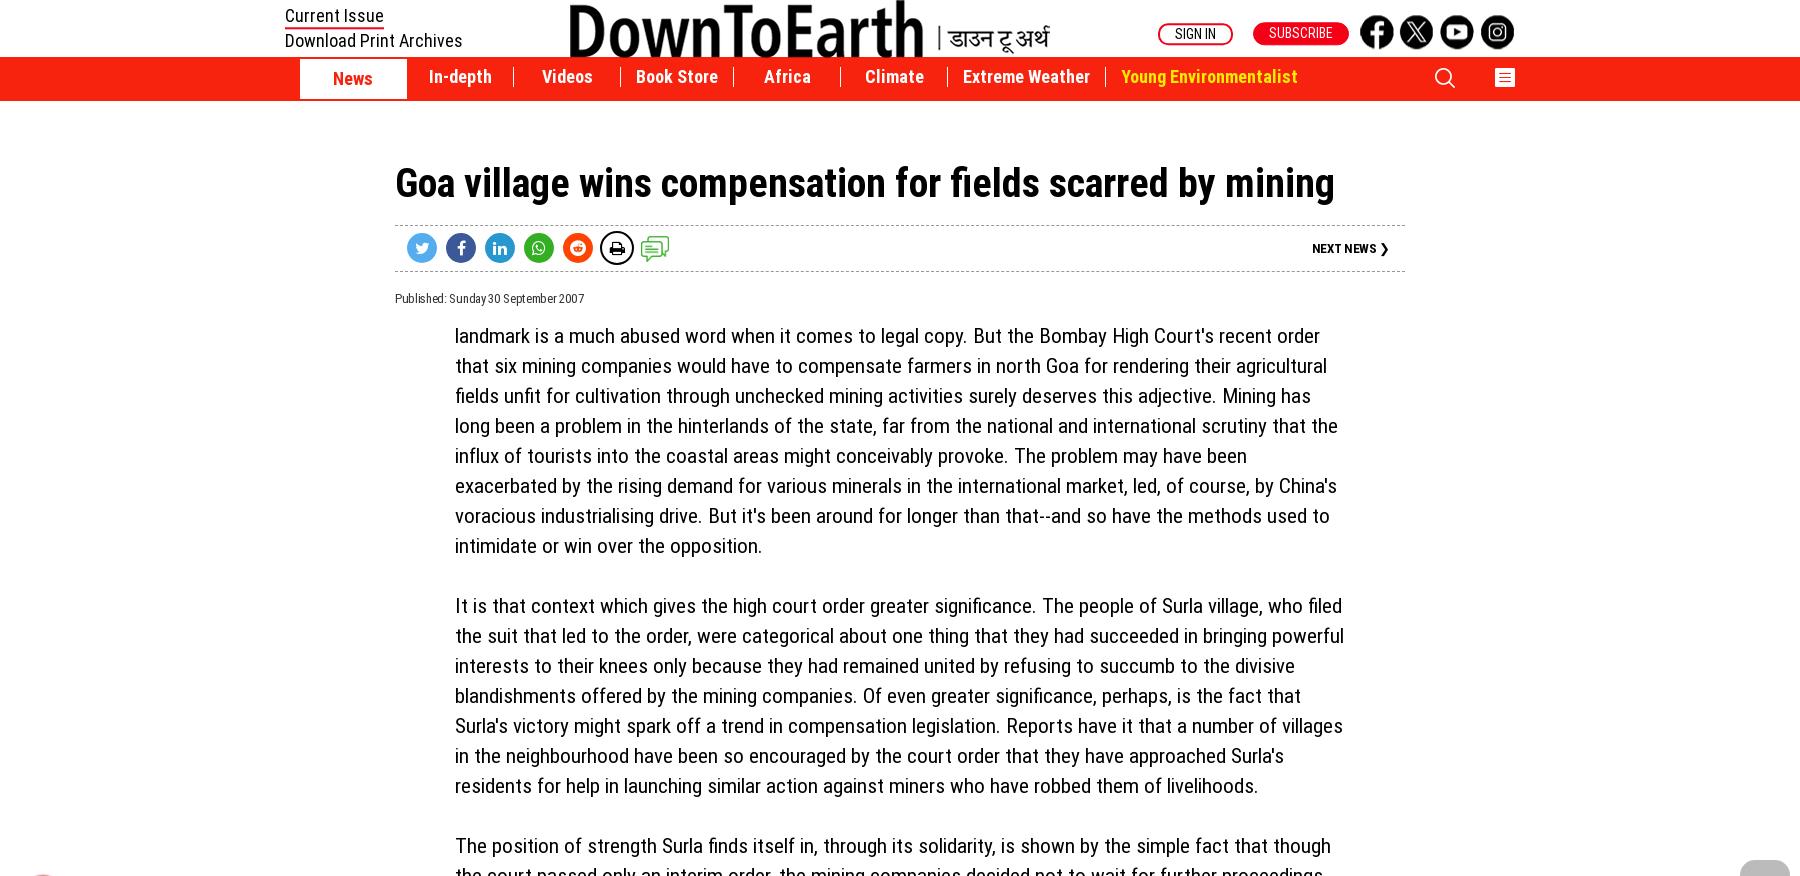 The width and height of the screenshot is (1800, 876). What do you see at coordinates (333, 13) in the screenshot?
I see `'Current Issue'` at bounding box center [333, 13].